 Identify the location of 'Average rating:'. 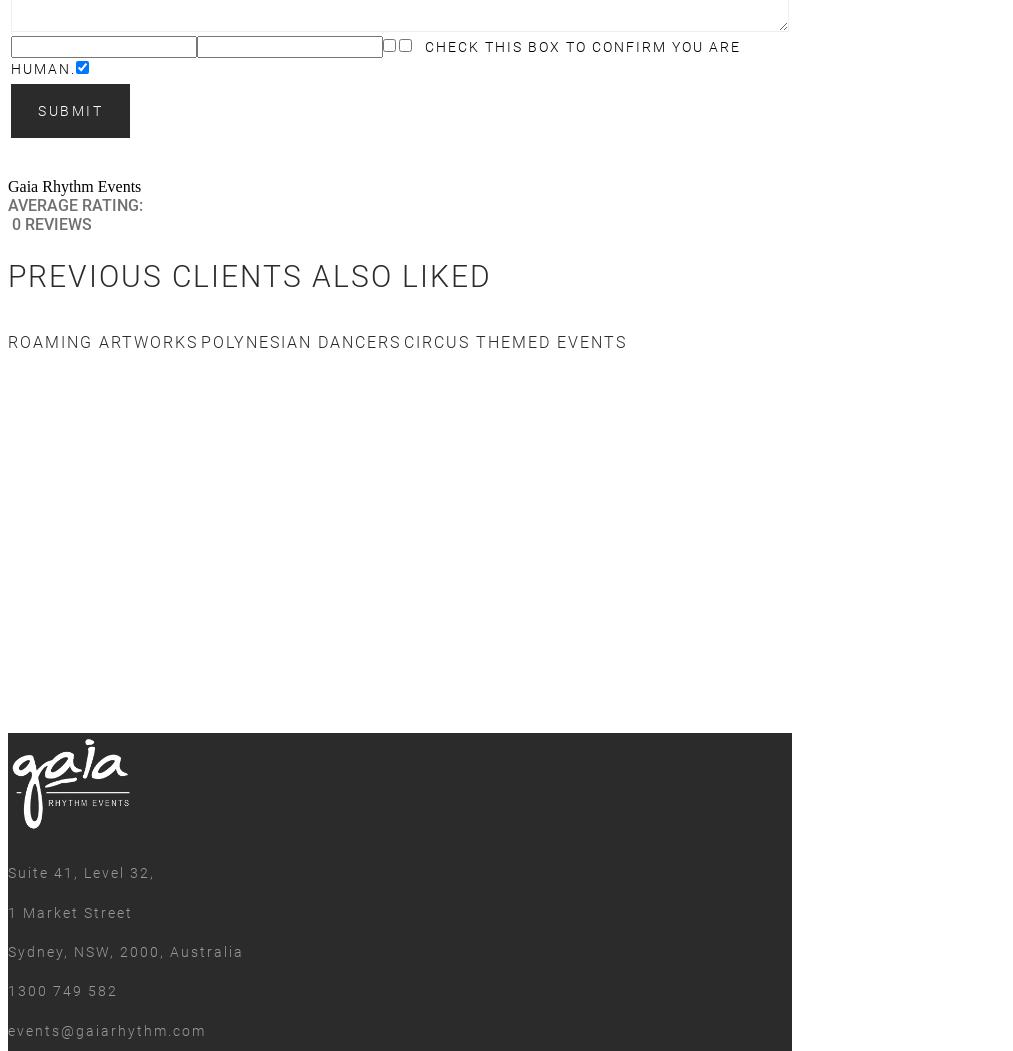
(76, 203).